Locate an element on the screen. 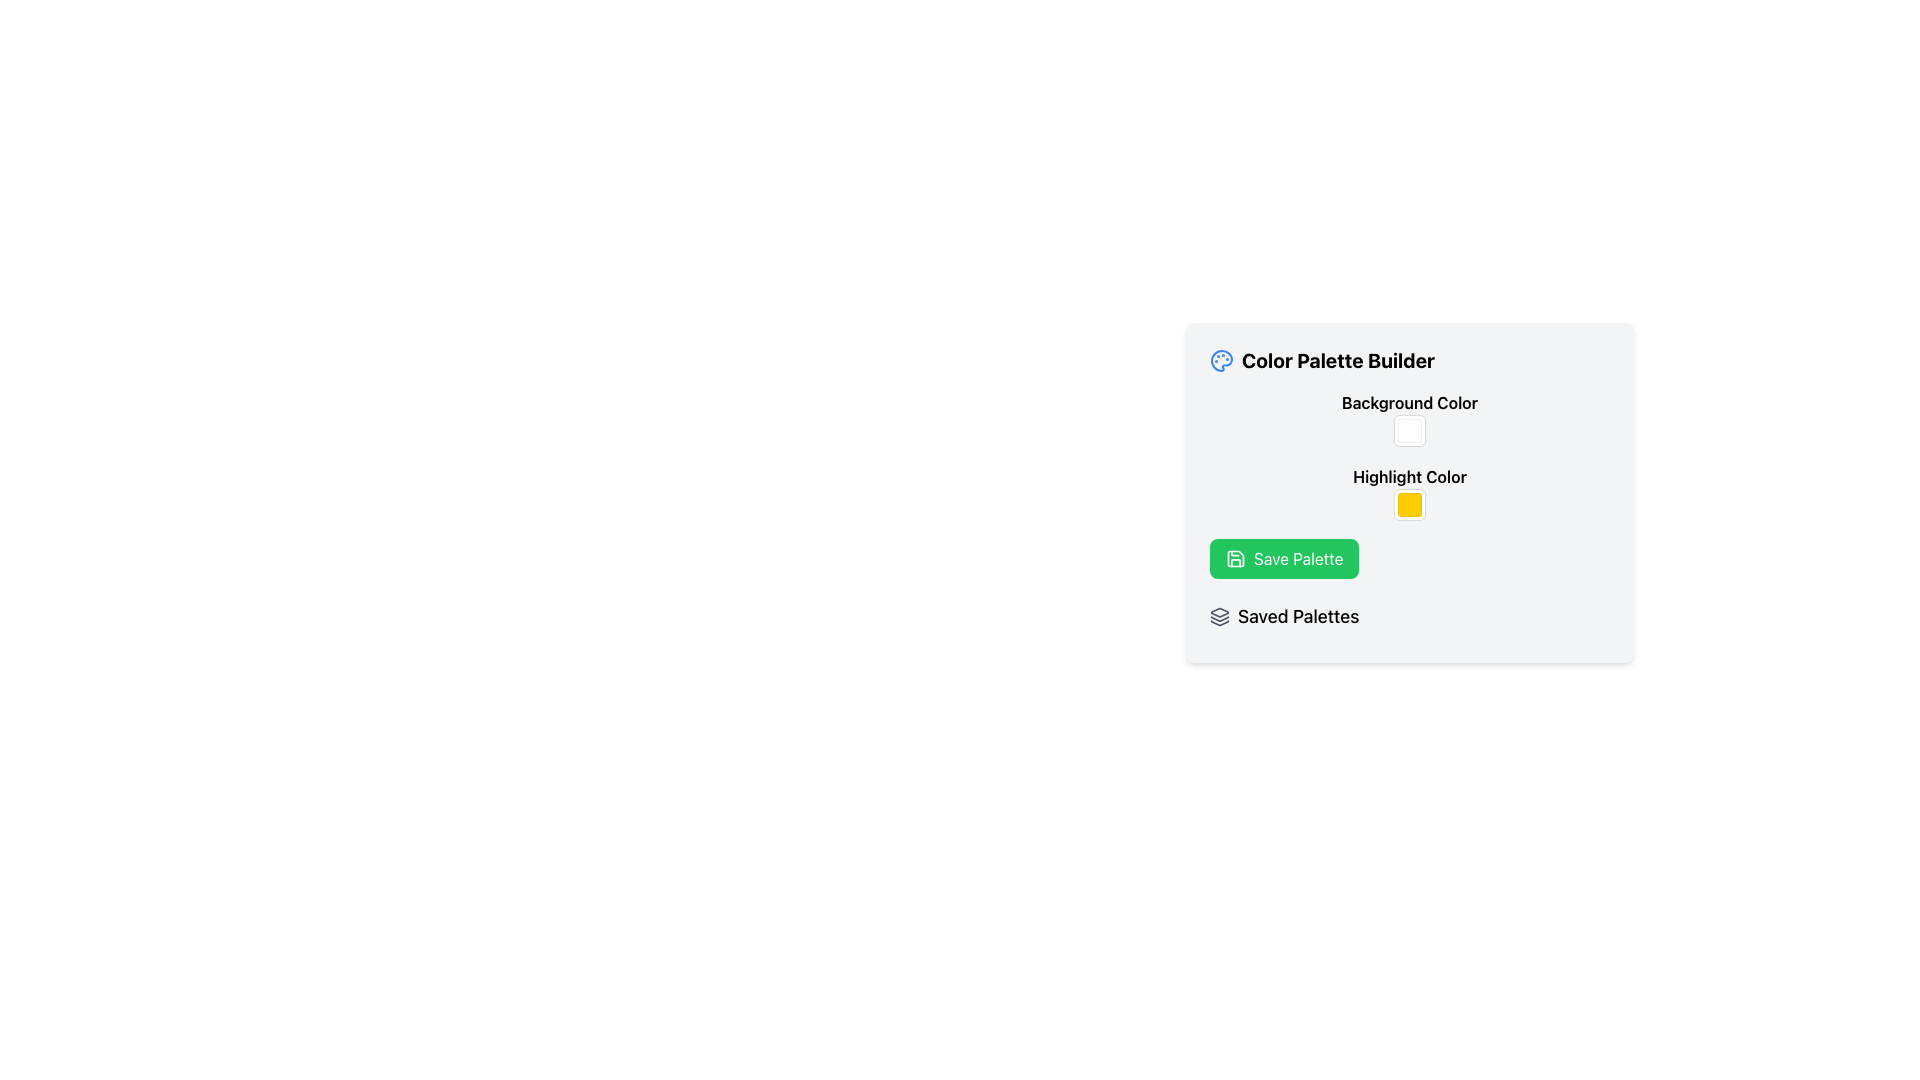  properties of the floppy disk icon with a green outline, located in the top-left part of the 'Save Palette' button in the UI is located at coordinates (1235, 559).